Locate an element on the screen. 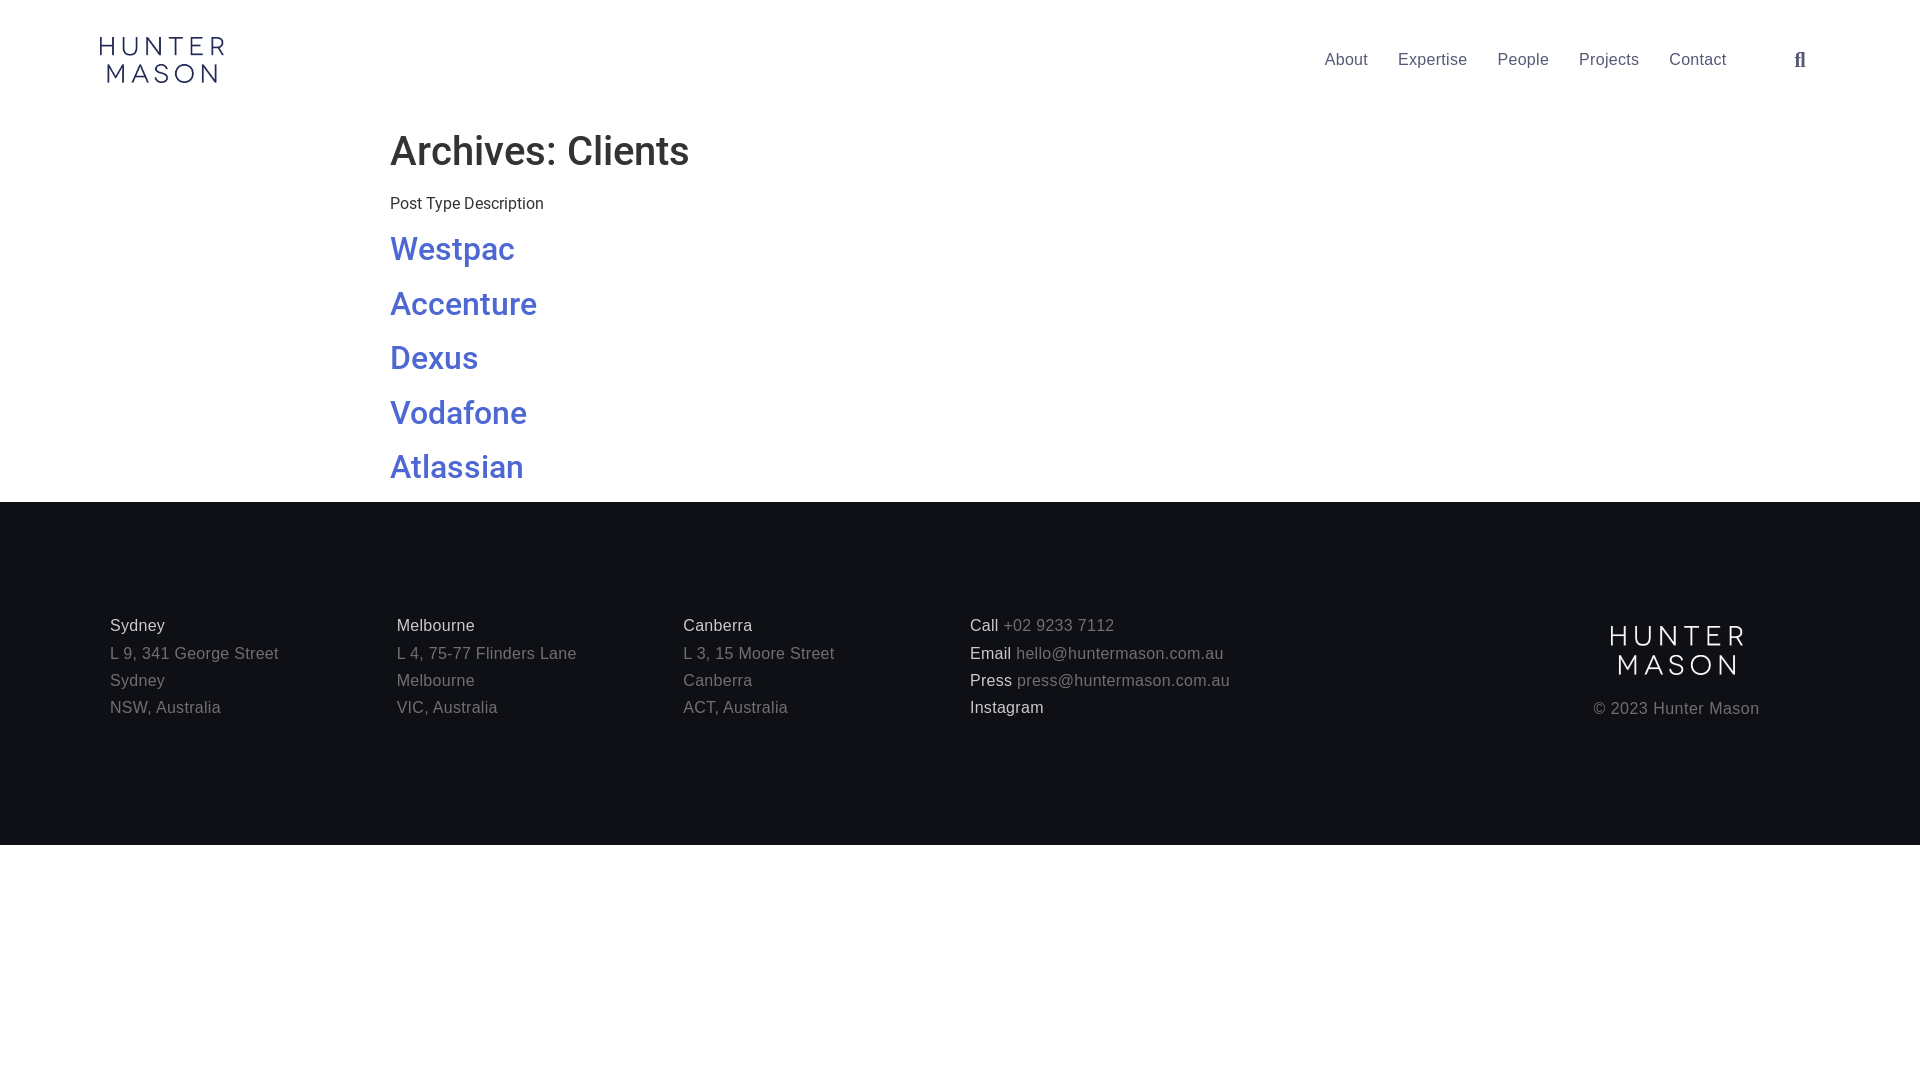 The width and height of the screenshot is (1920, 1080). 'People' is located at coordinates (1482, 58).